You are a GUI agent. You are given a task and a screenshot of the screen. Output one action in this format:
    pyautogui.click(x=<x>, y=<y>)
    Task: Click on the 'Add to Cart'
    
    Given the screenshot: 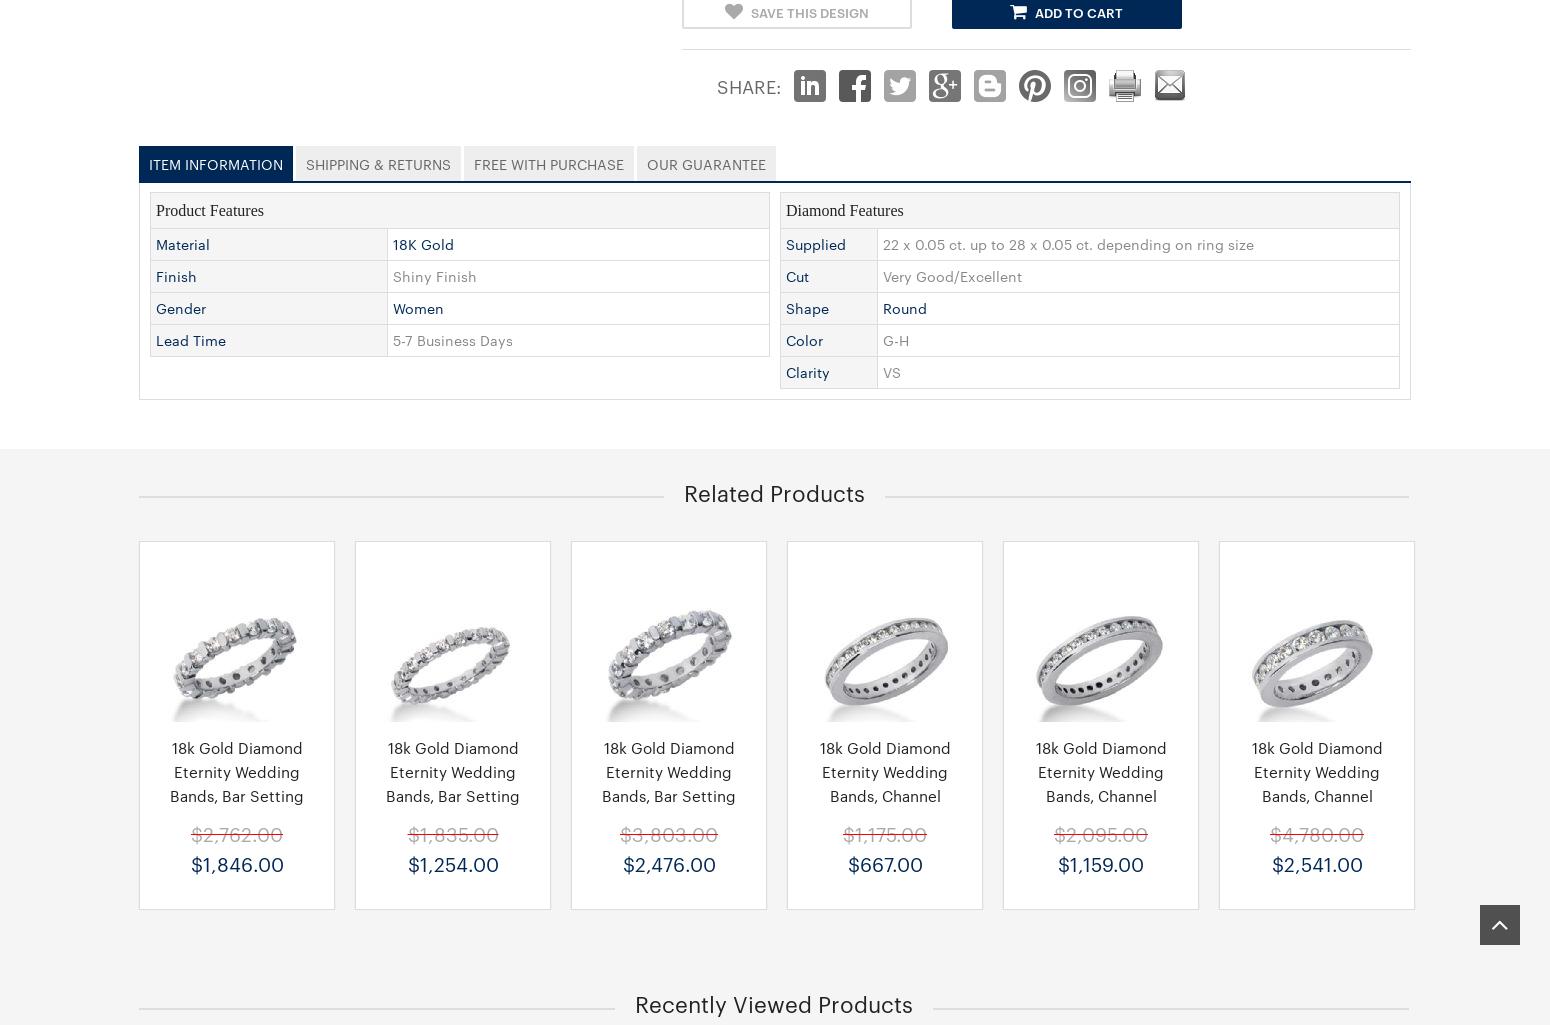 What is the action you would take?
    pyautogui.click(x=1077, y=11)
    